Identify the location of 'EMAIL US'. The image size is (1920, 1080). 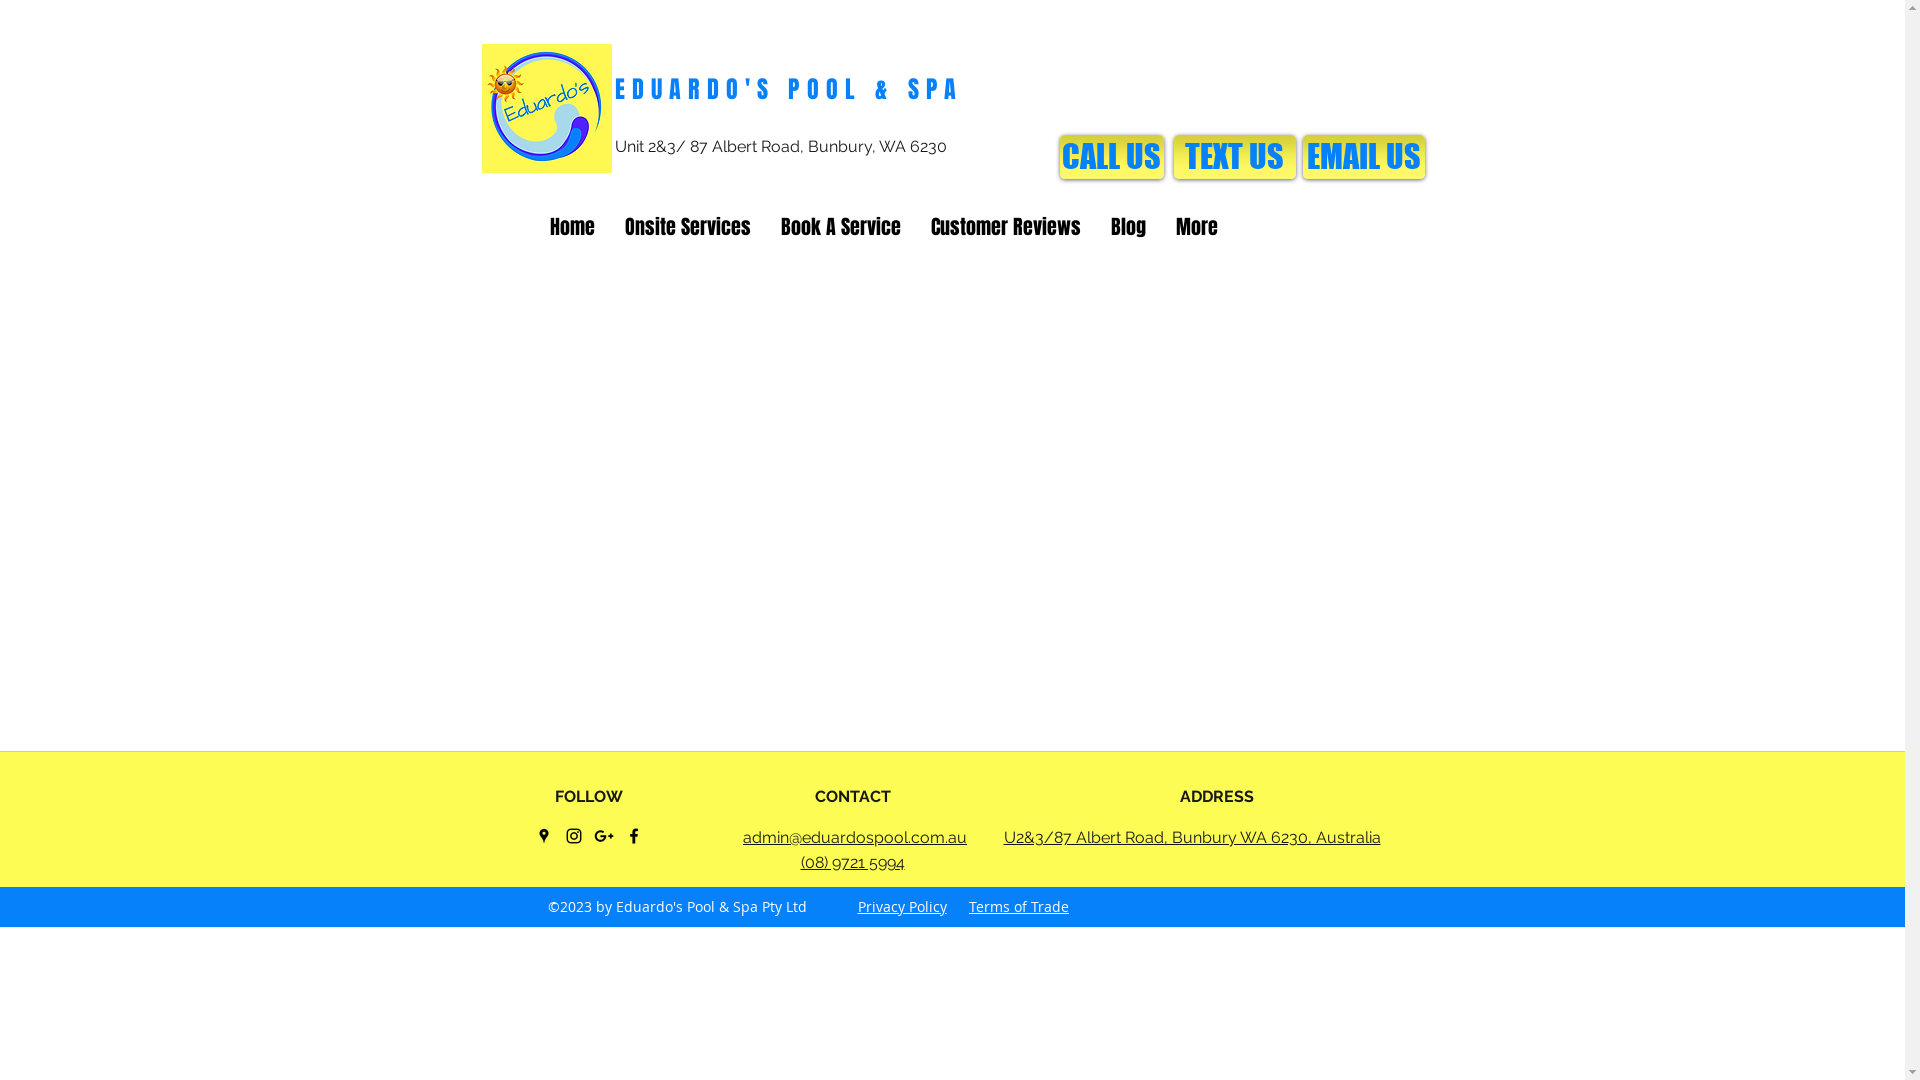
(1301, 156).